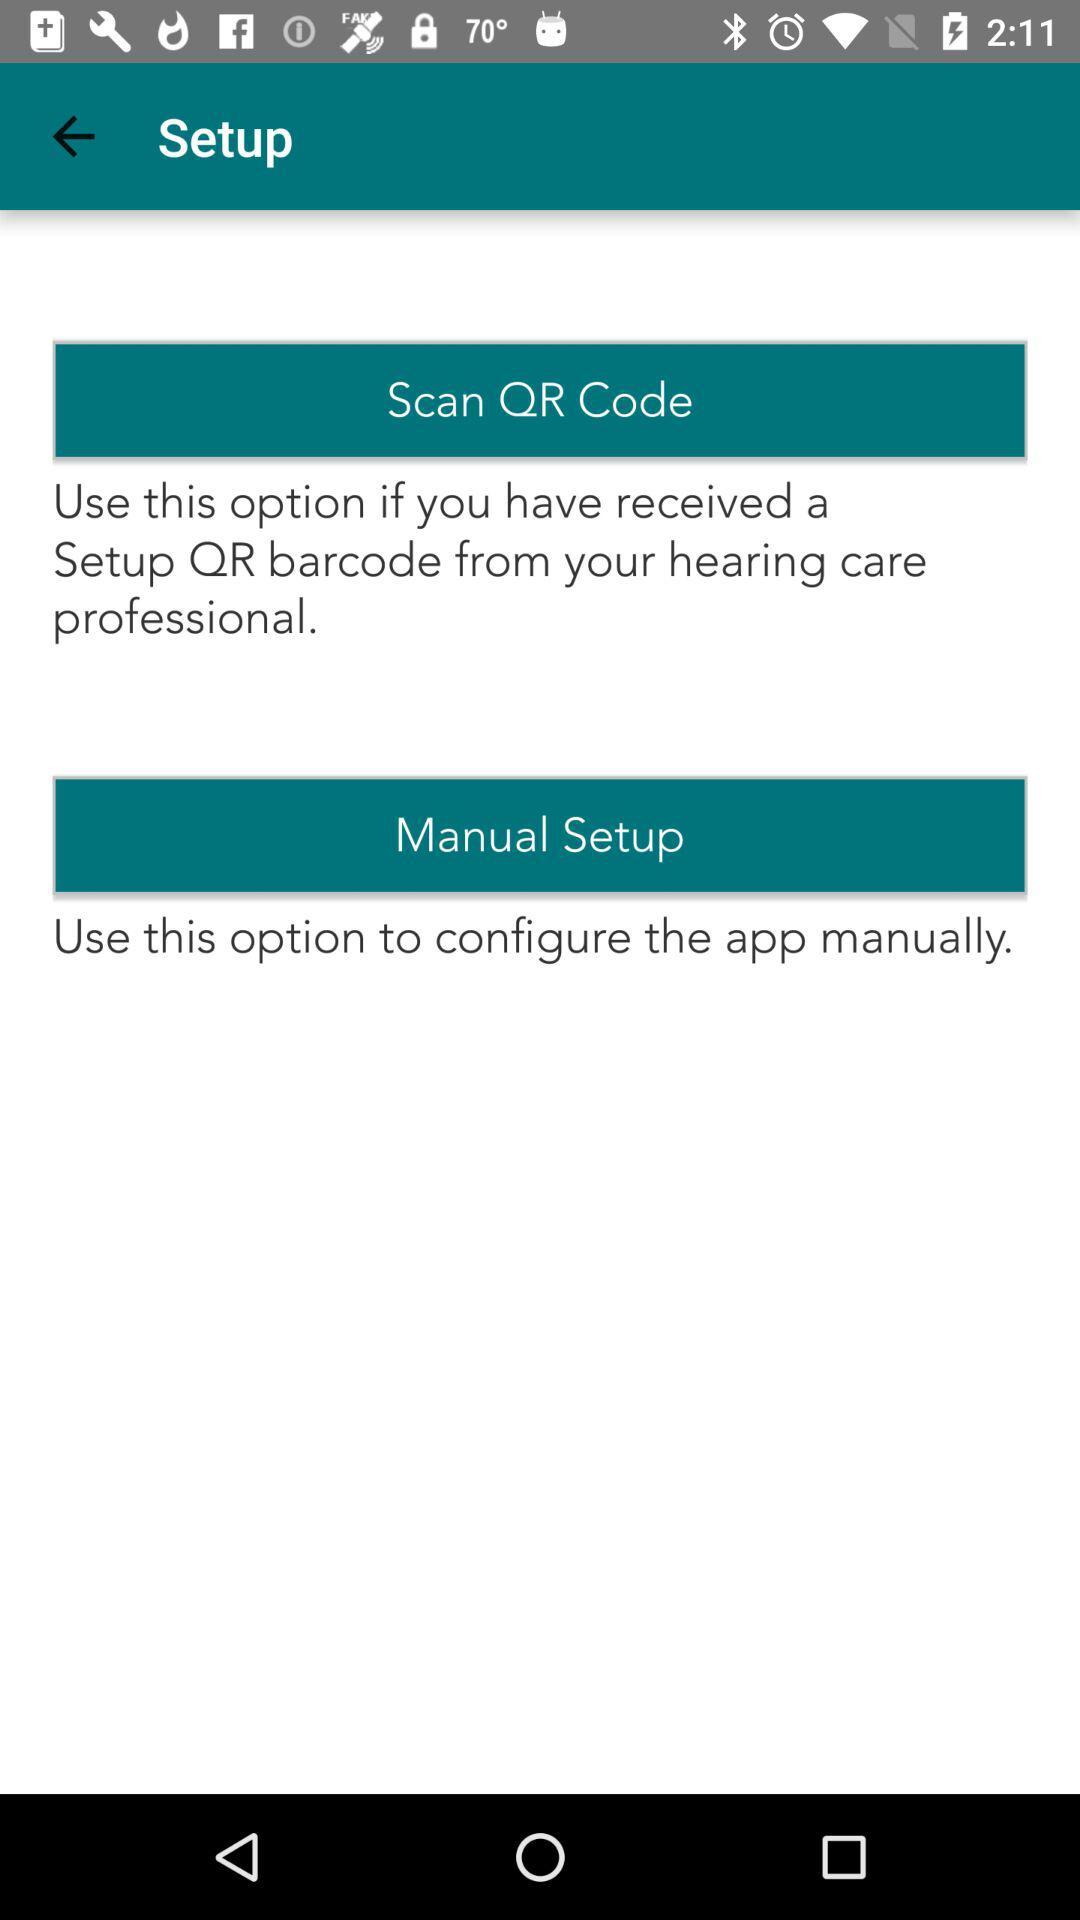 The height and width of the screenshot is (1920, 1080). What do you see at coordinates (540, 835) in the screenshot?
I see `manual setup item` at bounding box center [540, 835].